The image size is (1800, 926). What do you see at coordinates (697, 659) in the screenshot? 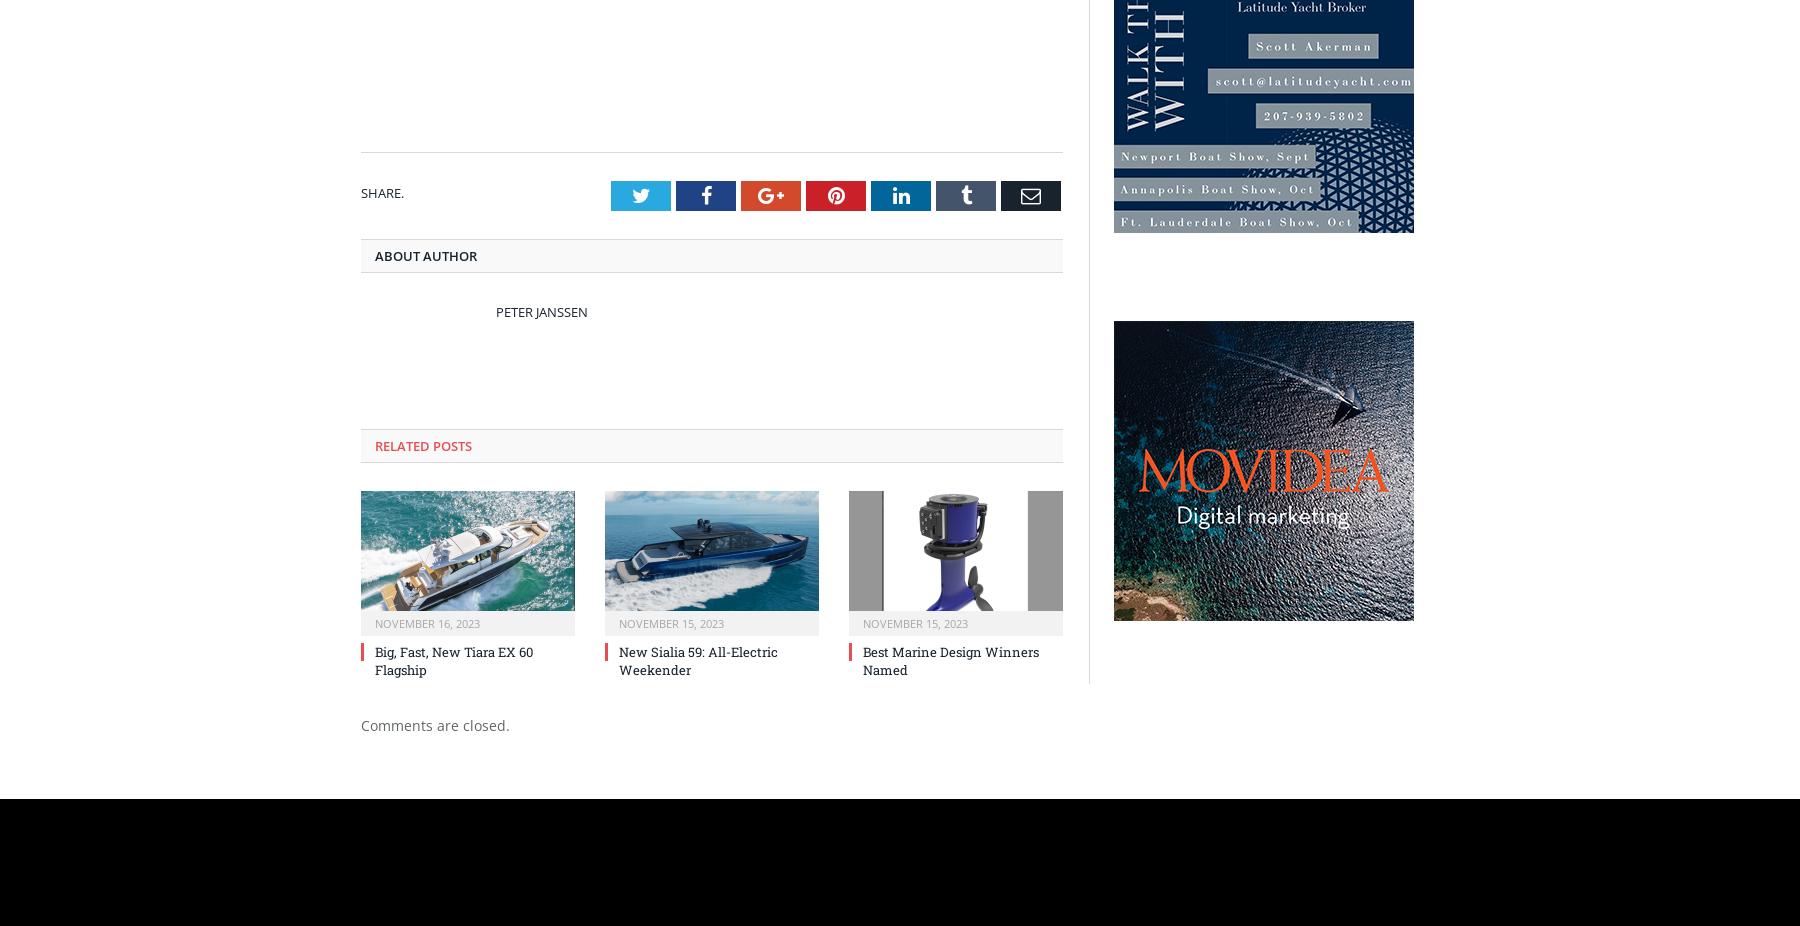
I see `'New Sialia 59: All-Electric Weekender'` at bounding box center [697, 659].